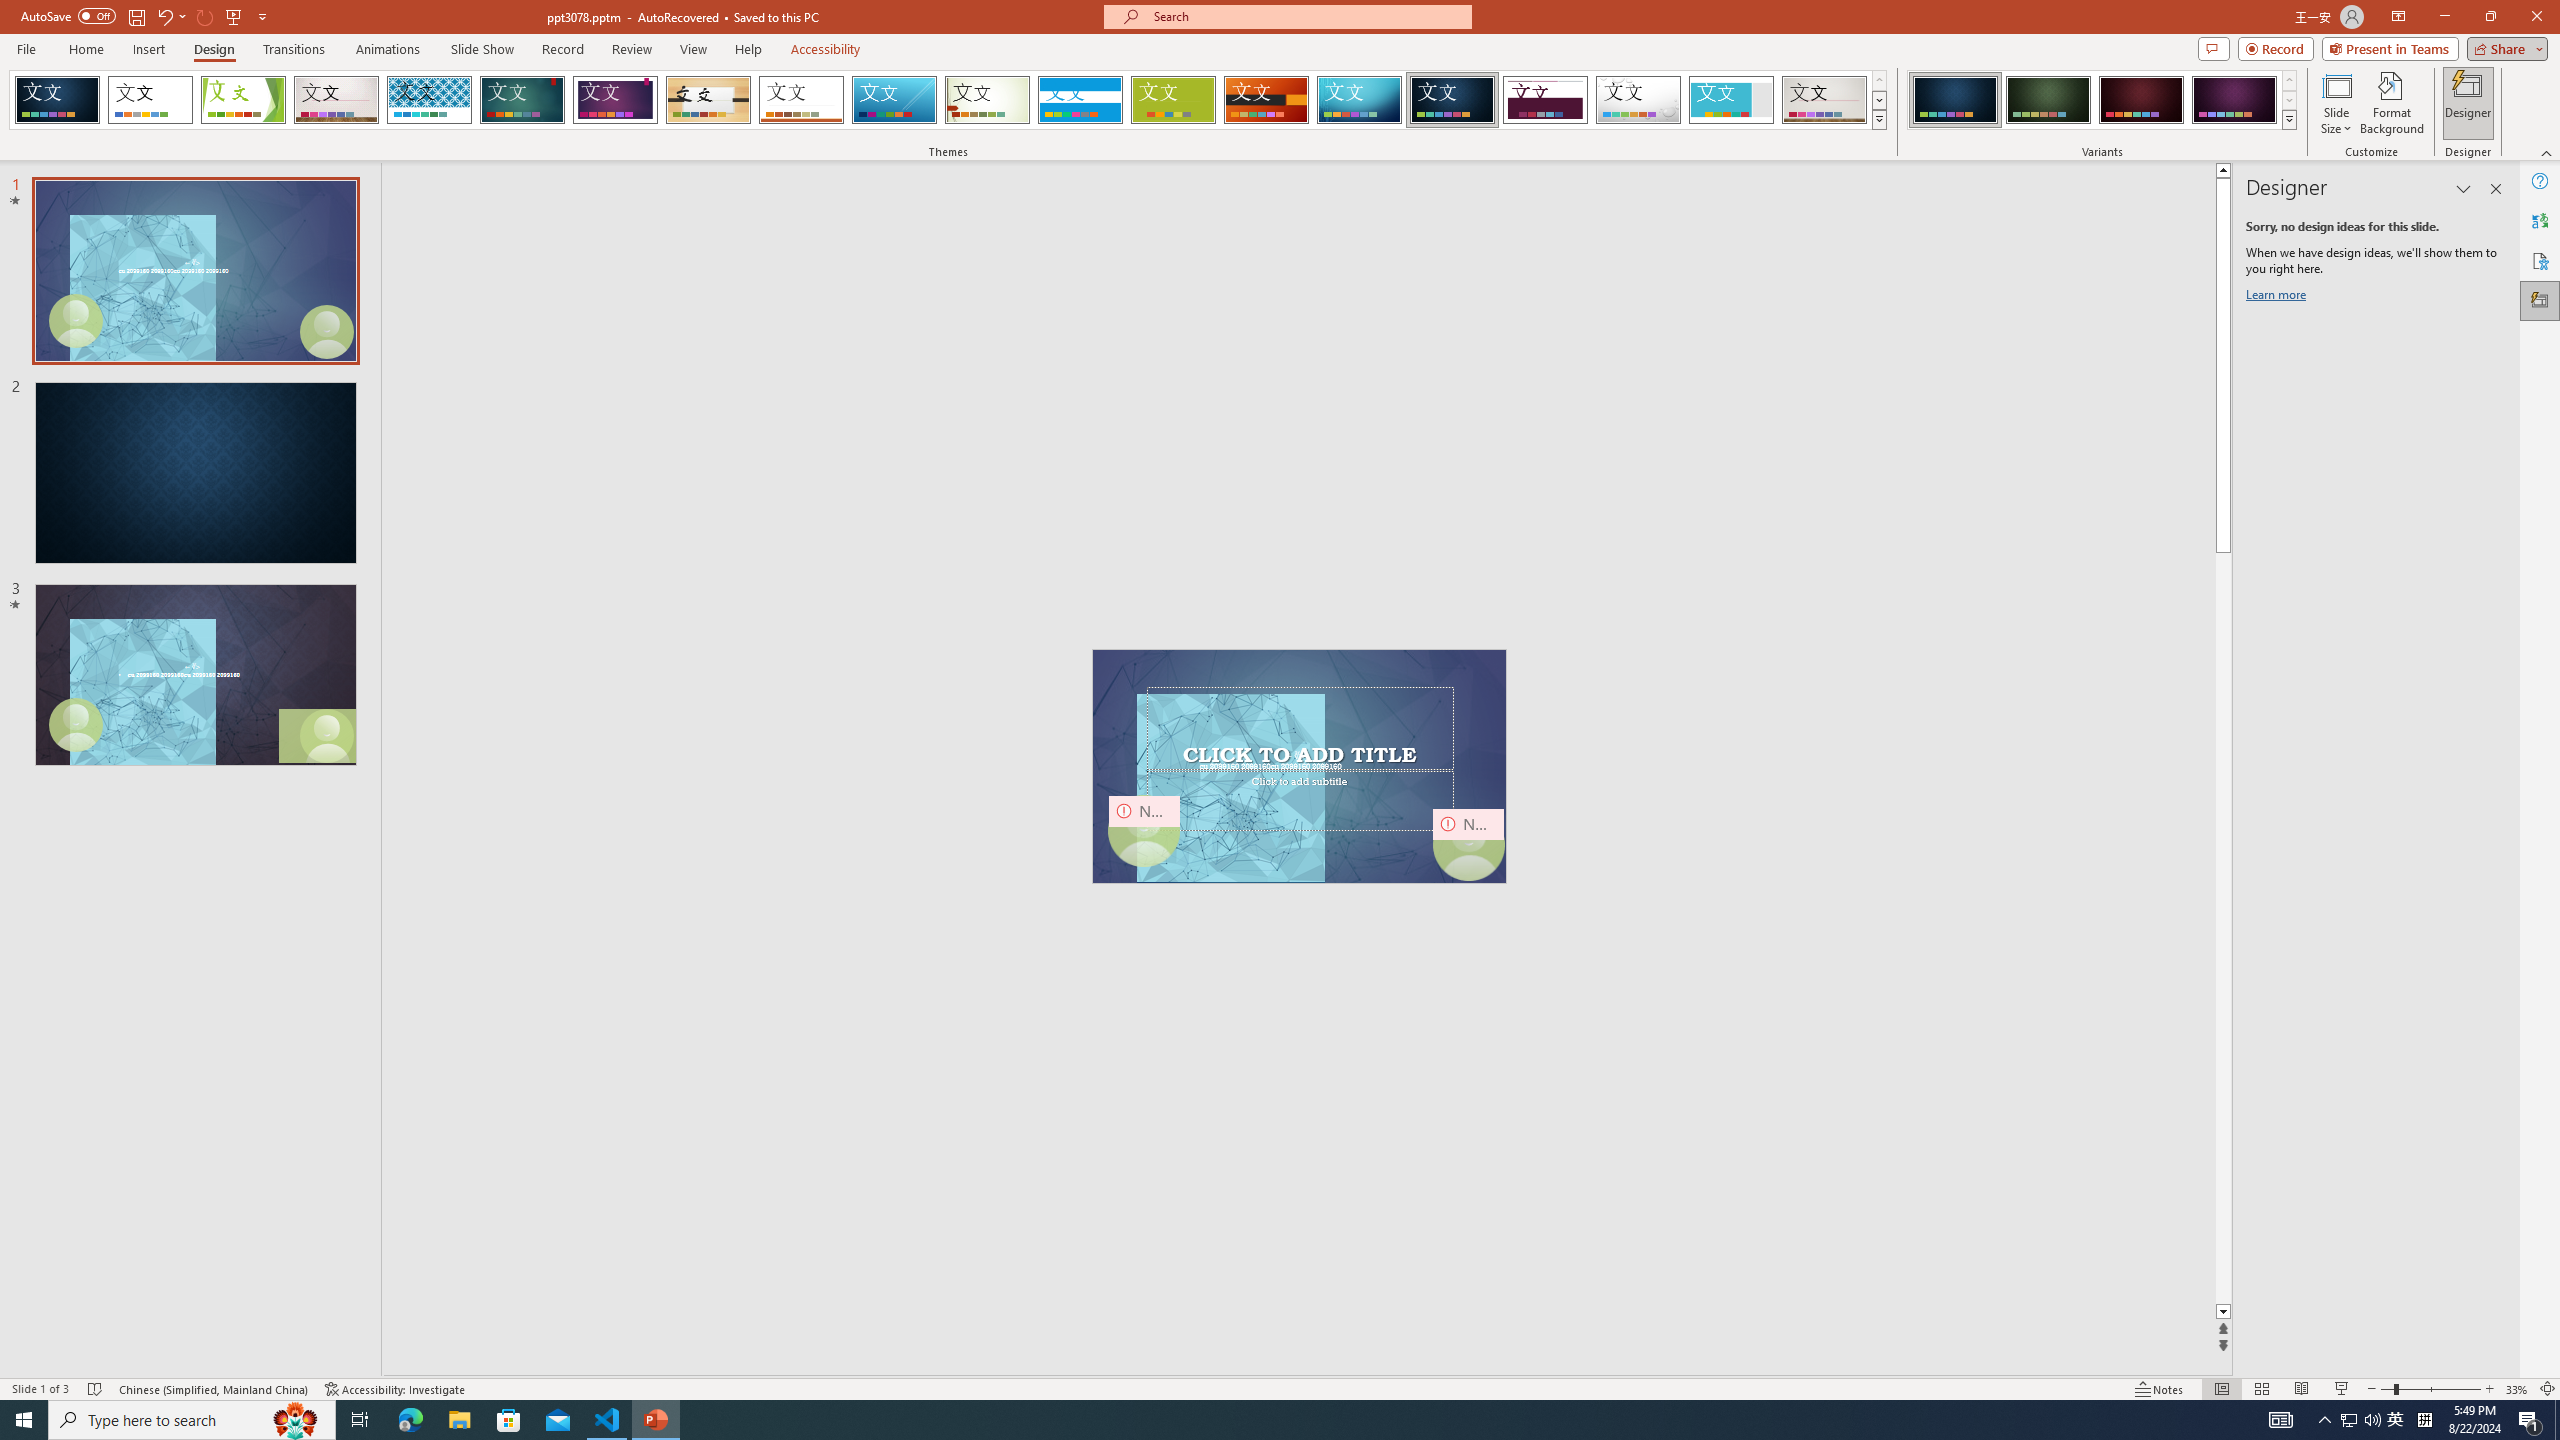  I want to click on 'Banded', so click(1080, 99).